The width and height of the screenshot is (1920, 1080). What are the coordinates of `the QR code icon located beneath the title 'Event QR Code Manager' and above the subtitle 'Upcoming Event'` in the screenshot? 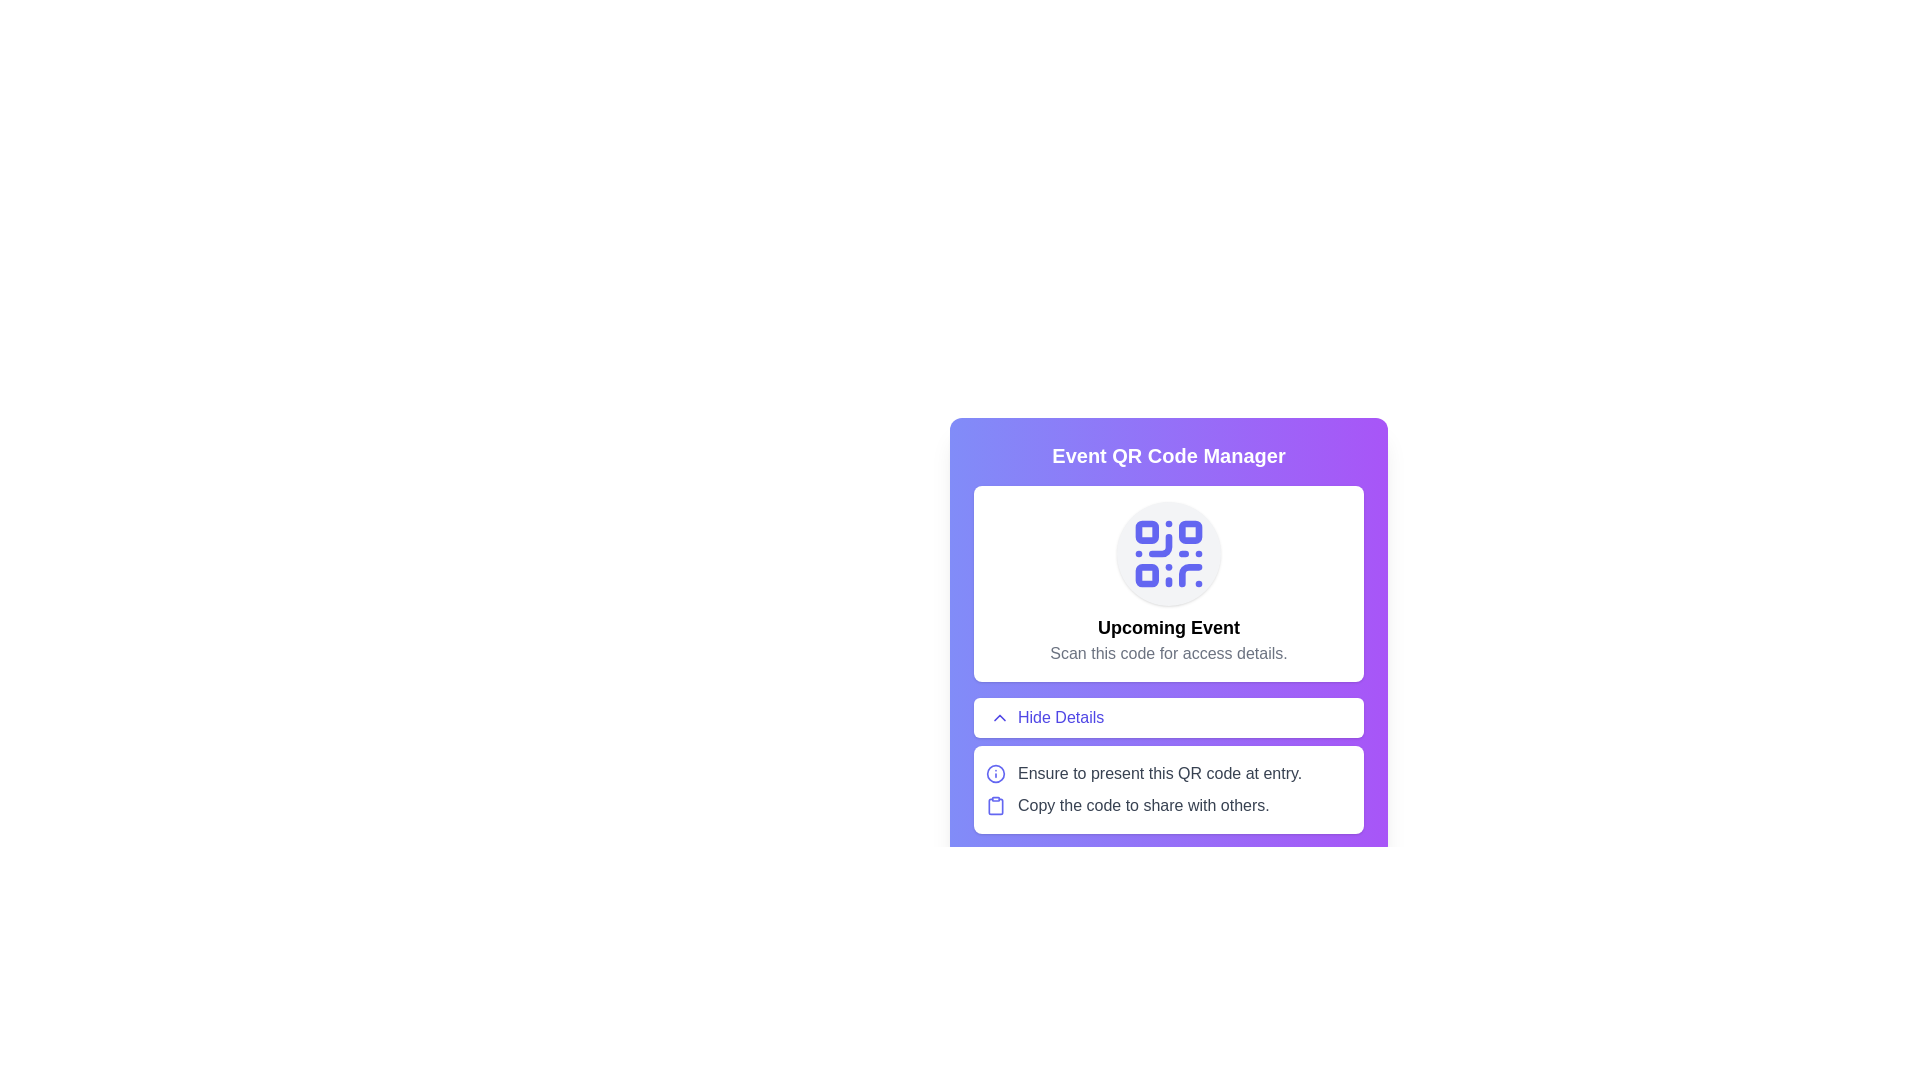 It's located at (1169, 554).